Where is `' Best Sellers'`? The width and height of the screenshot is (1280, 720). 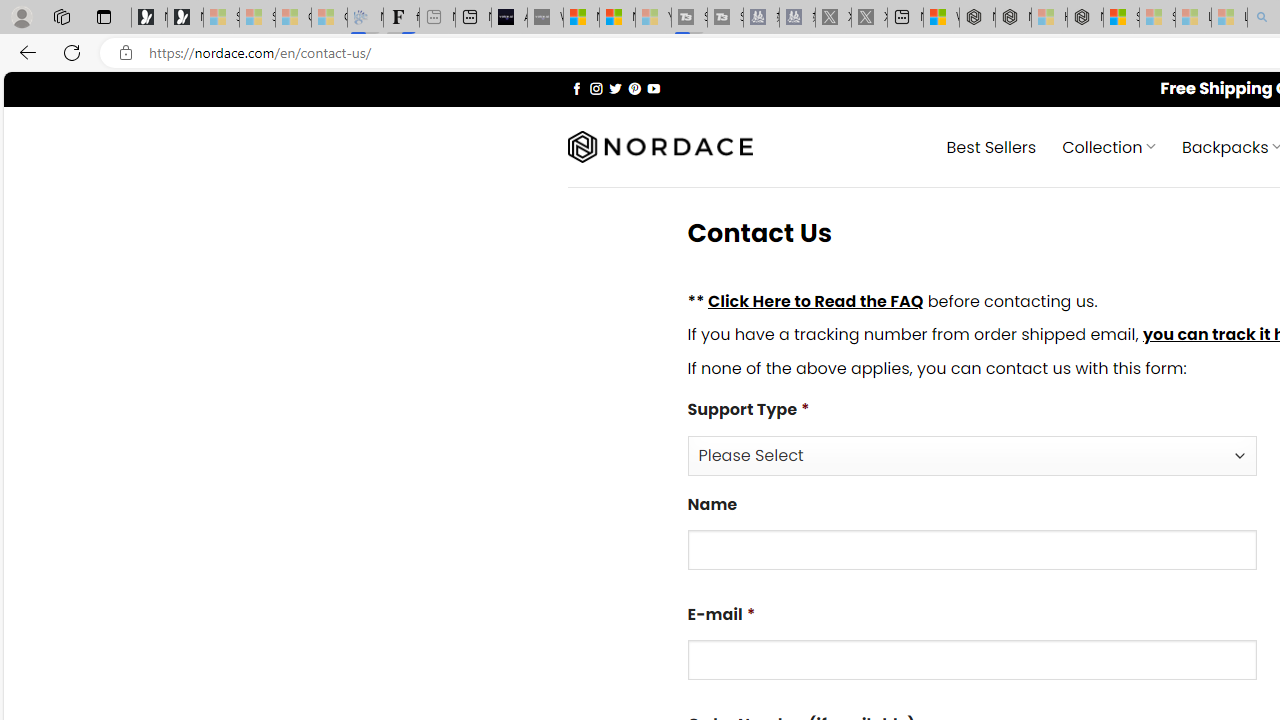
' Best Sellers' is located at coordinates (991, 145).